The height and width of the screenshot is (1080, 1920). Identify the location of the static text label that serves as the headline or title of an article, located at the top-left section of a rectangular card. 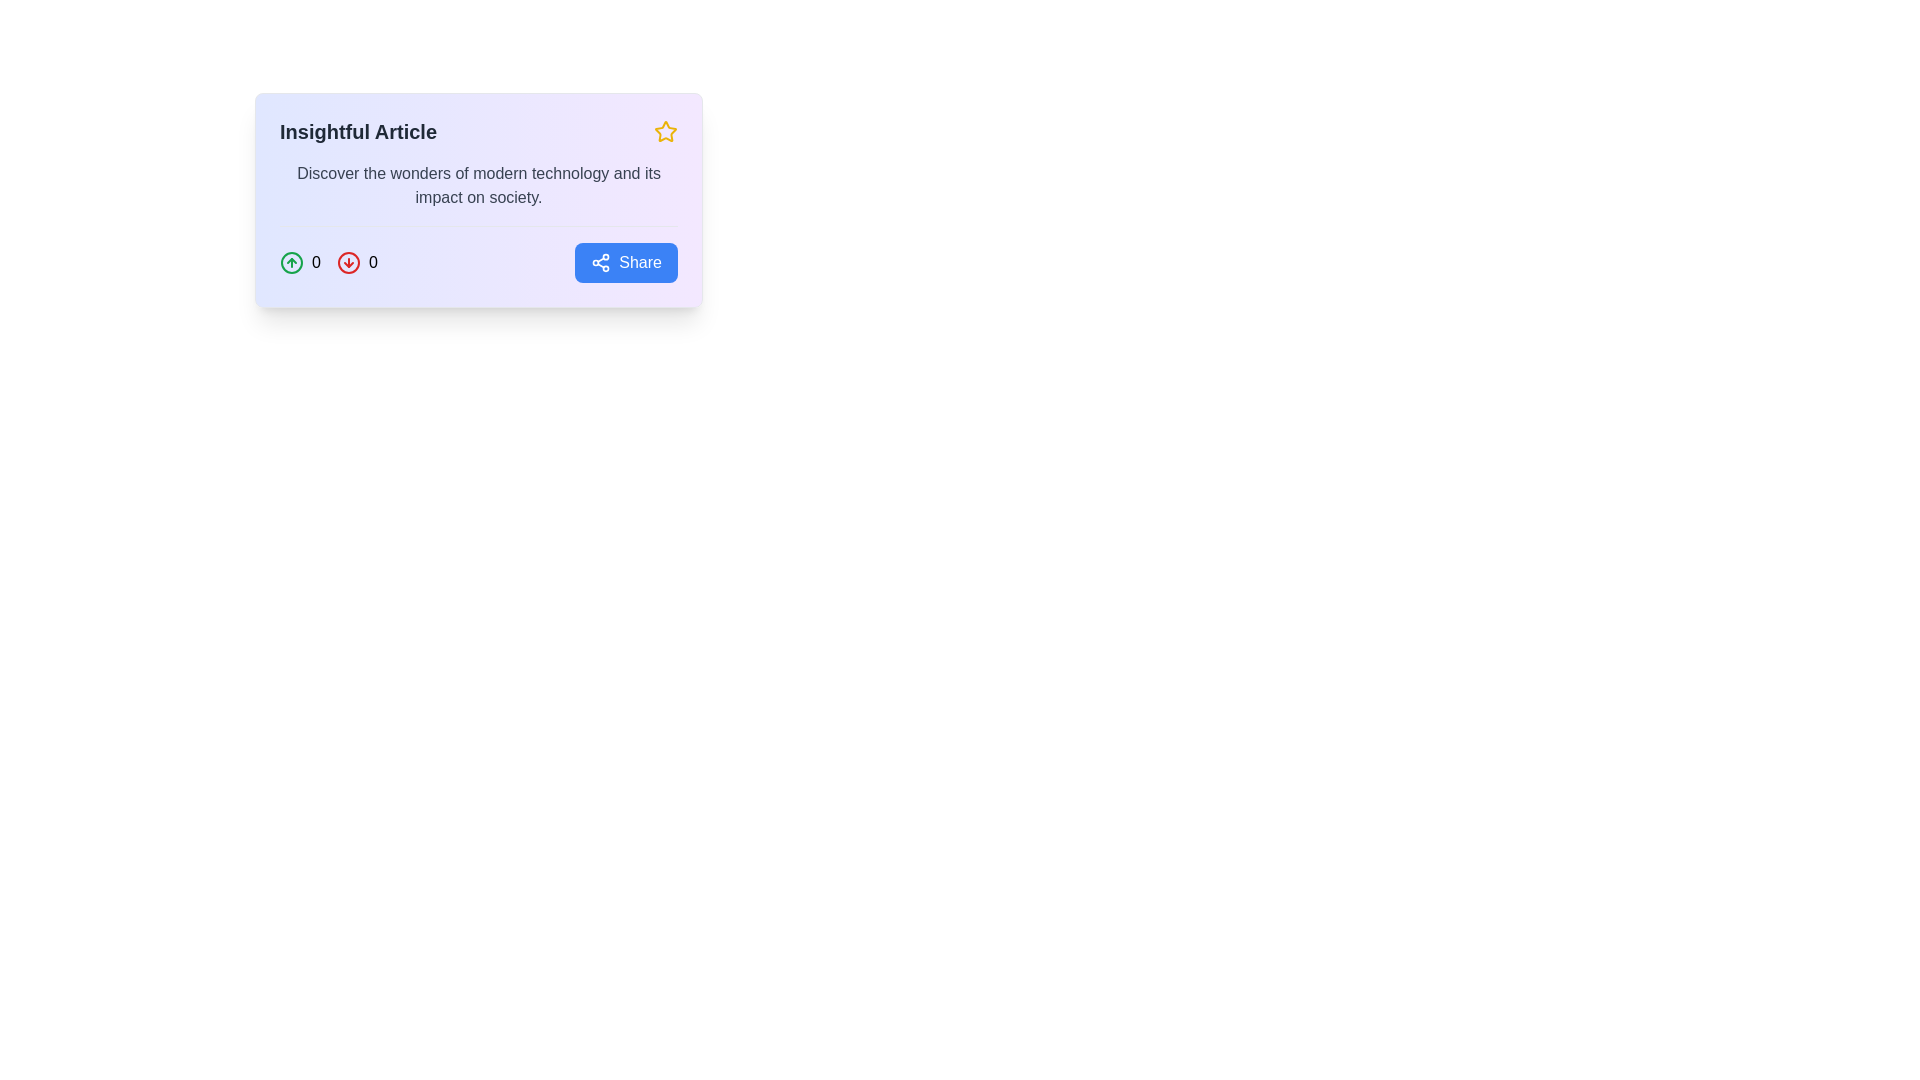
(358, 131).